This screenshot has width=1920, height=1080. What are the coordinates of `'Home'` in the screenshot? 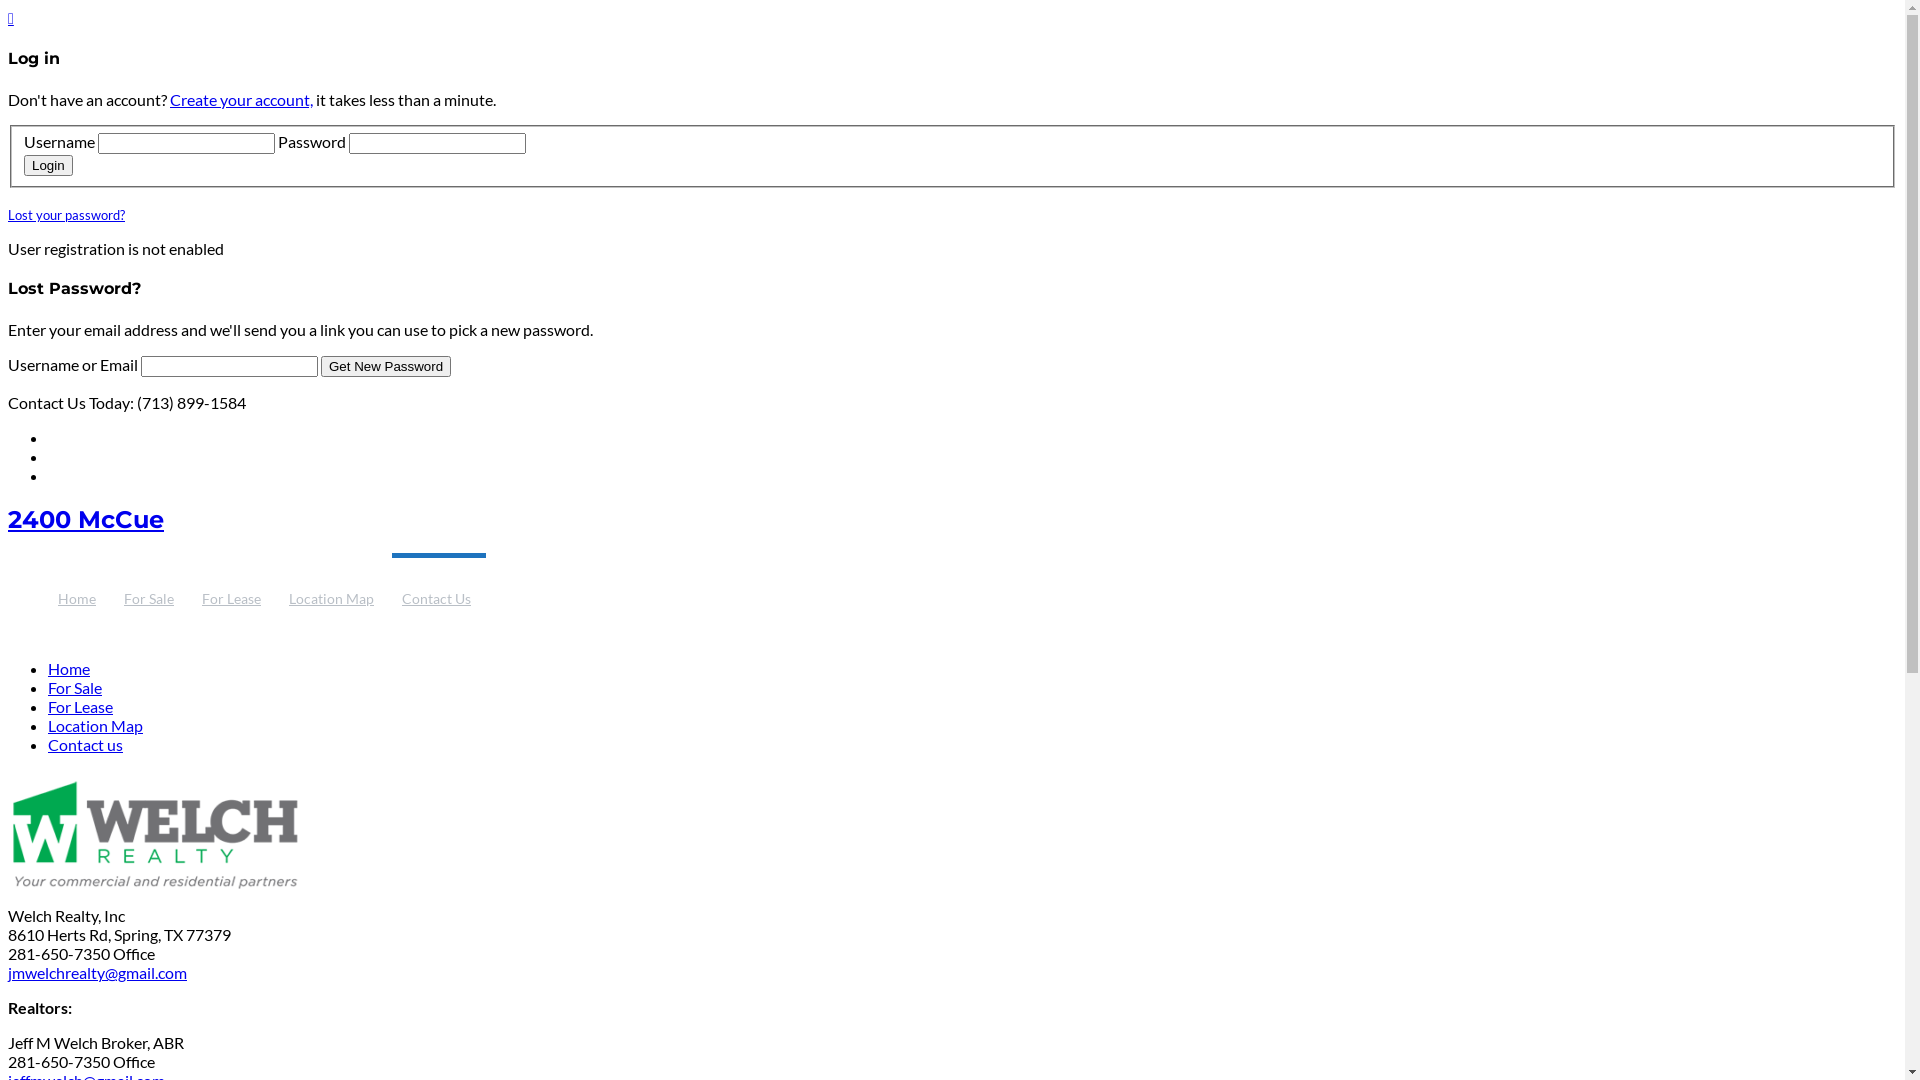 It's located at (68, 668).